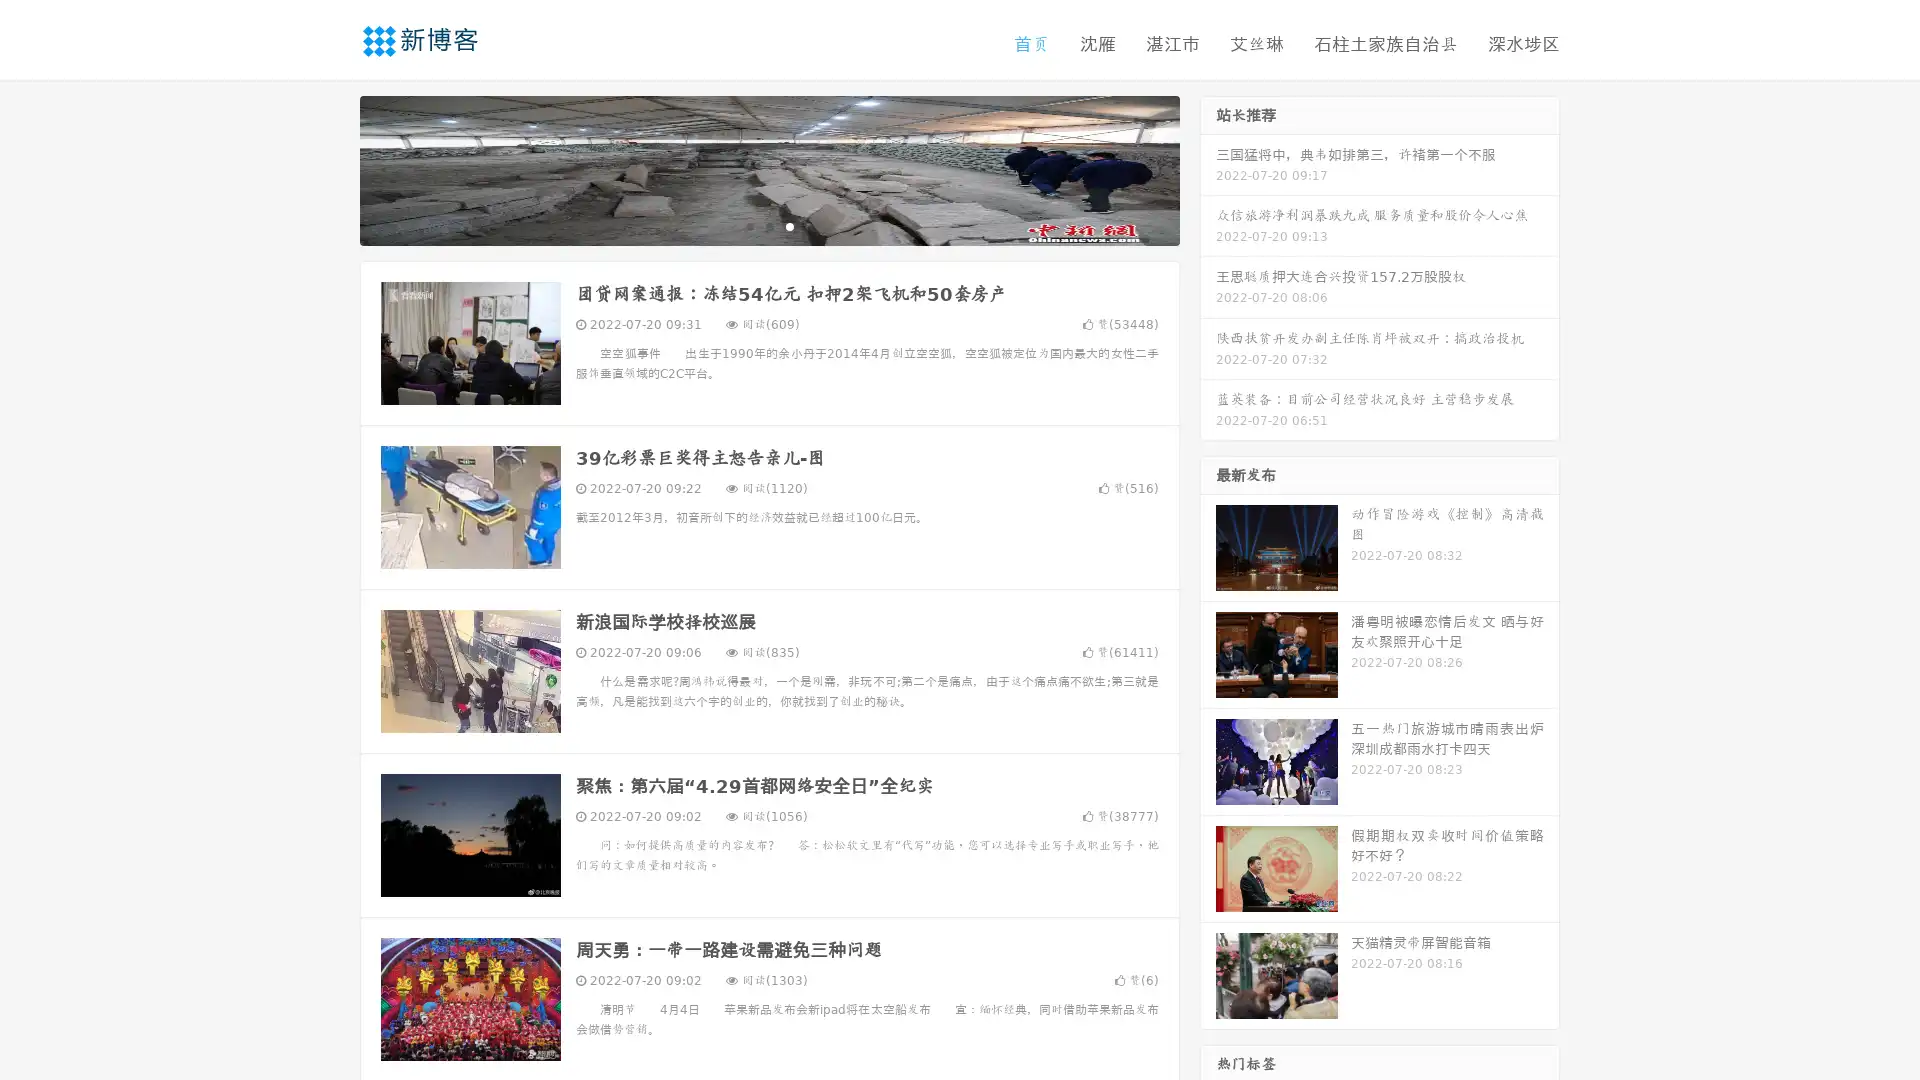 This screenshot has height=1080, width=1920. I want to click on Go to slide 3, so click(789, 225).